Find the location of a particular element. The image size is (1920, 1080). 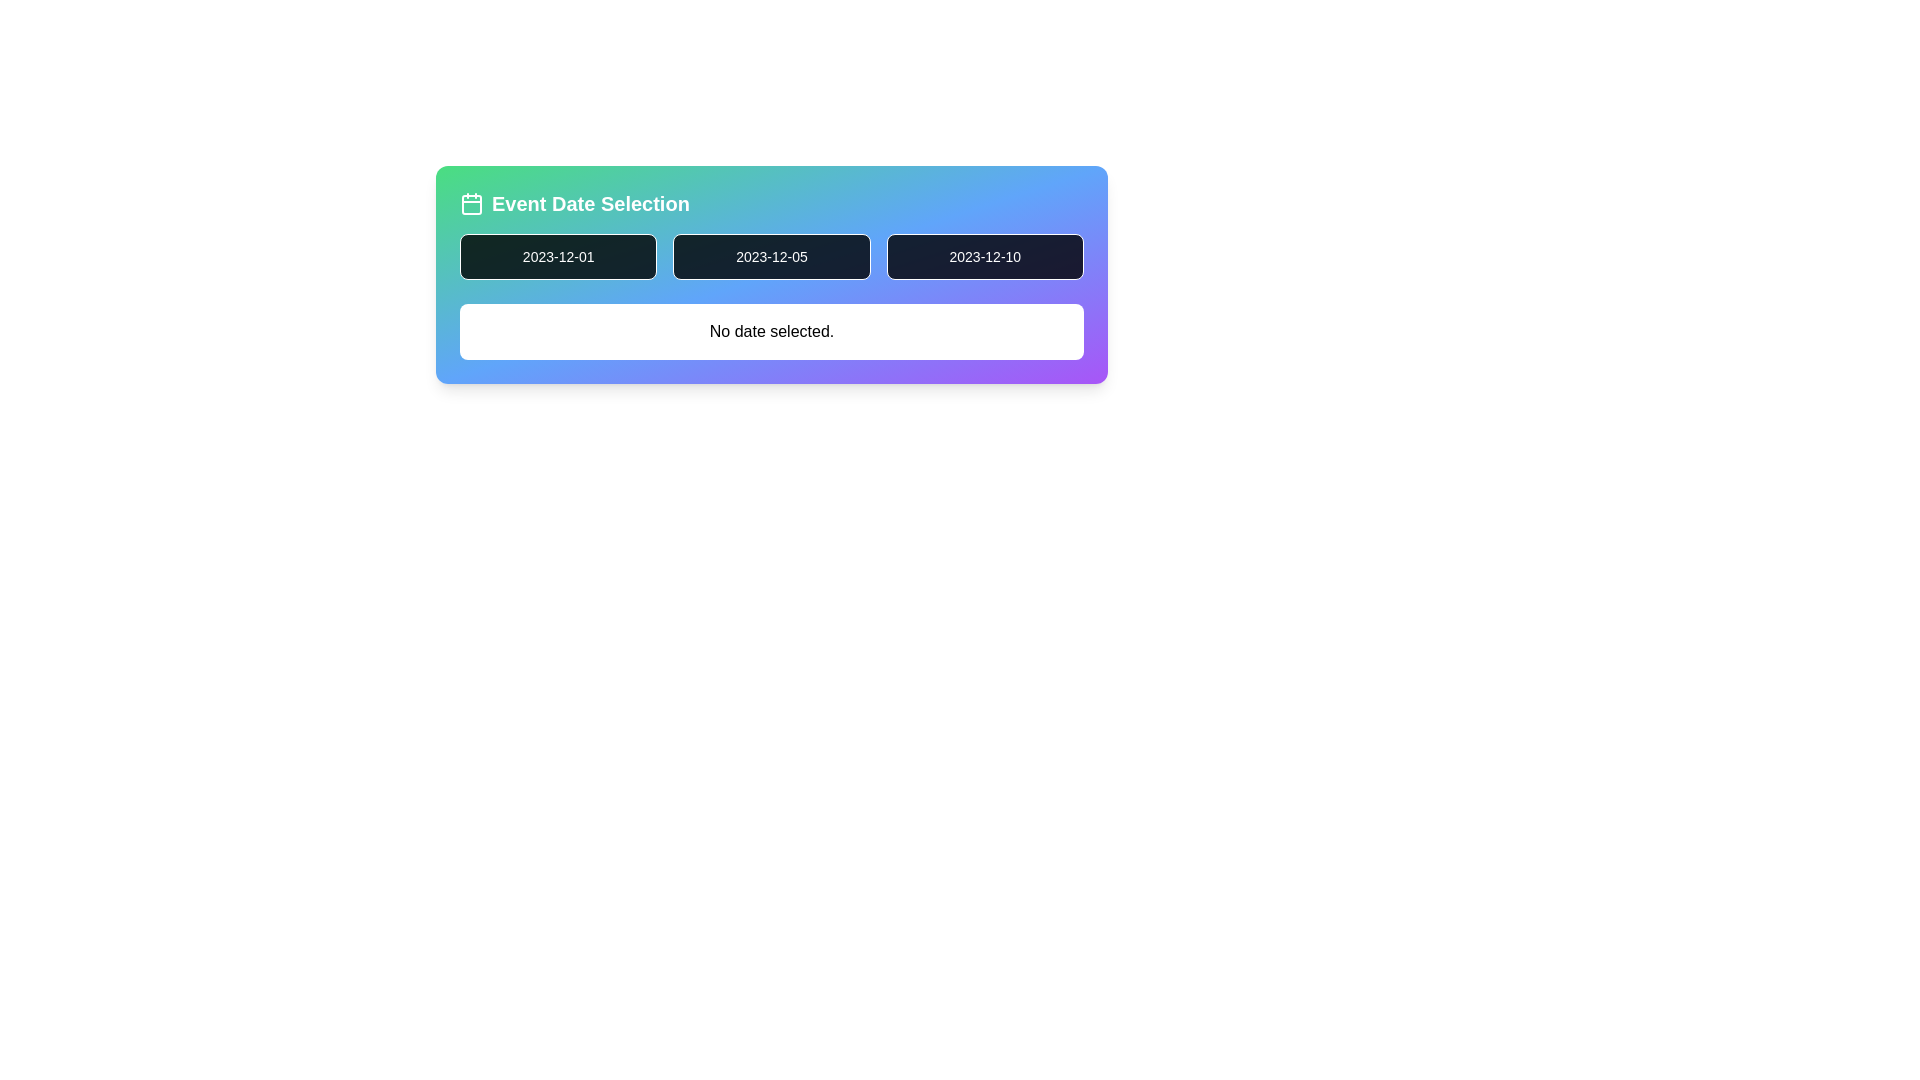

the second date selection button labeled '2023-12-05' is located at coordinates (771, 274).